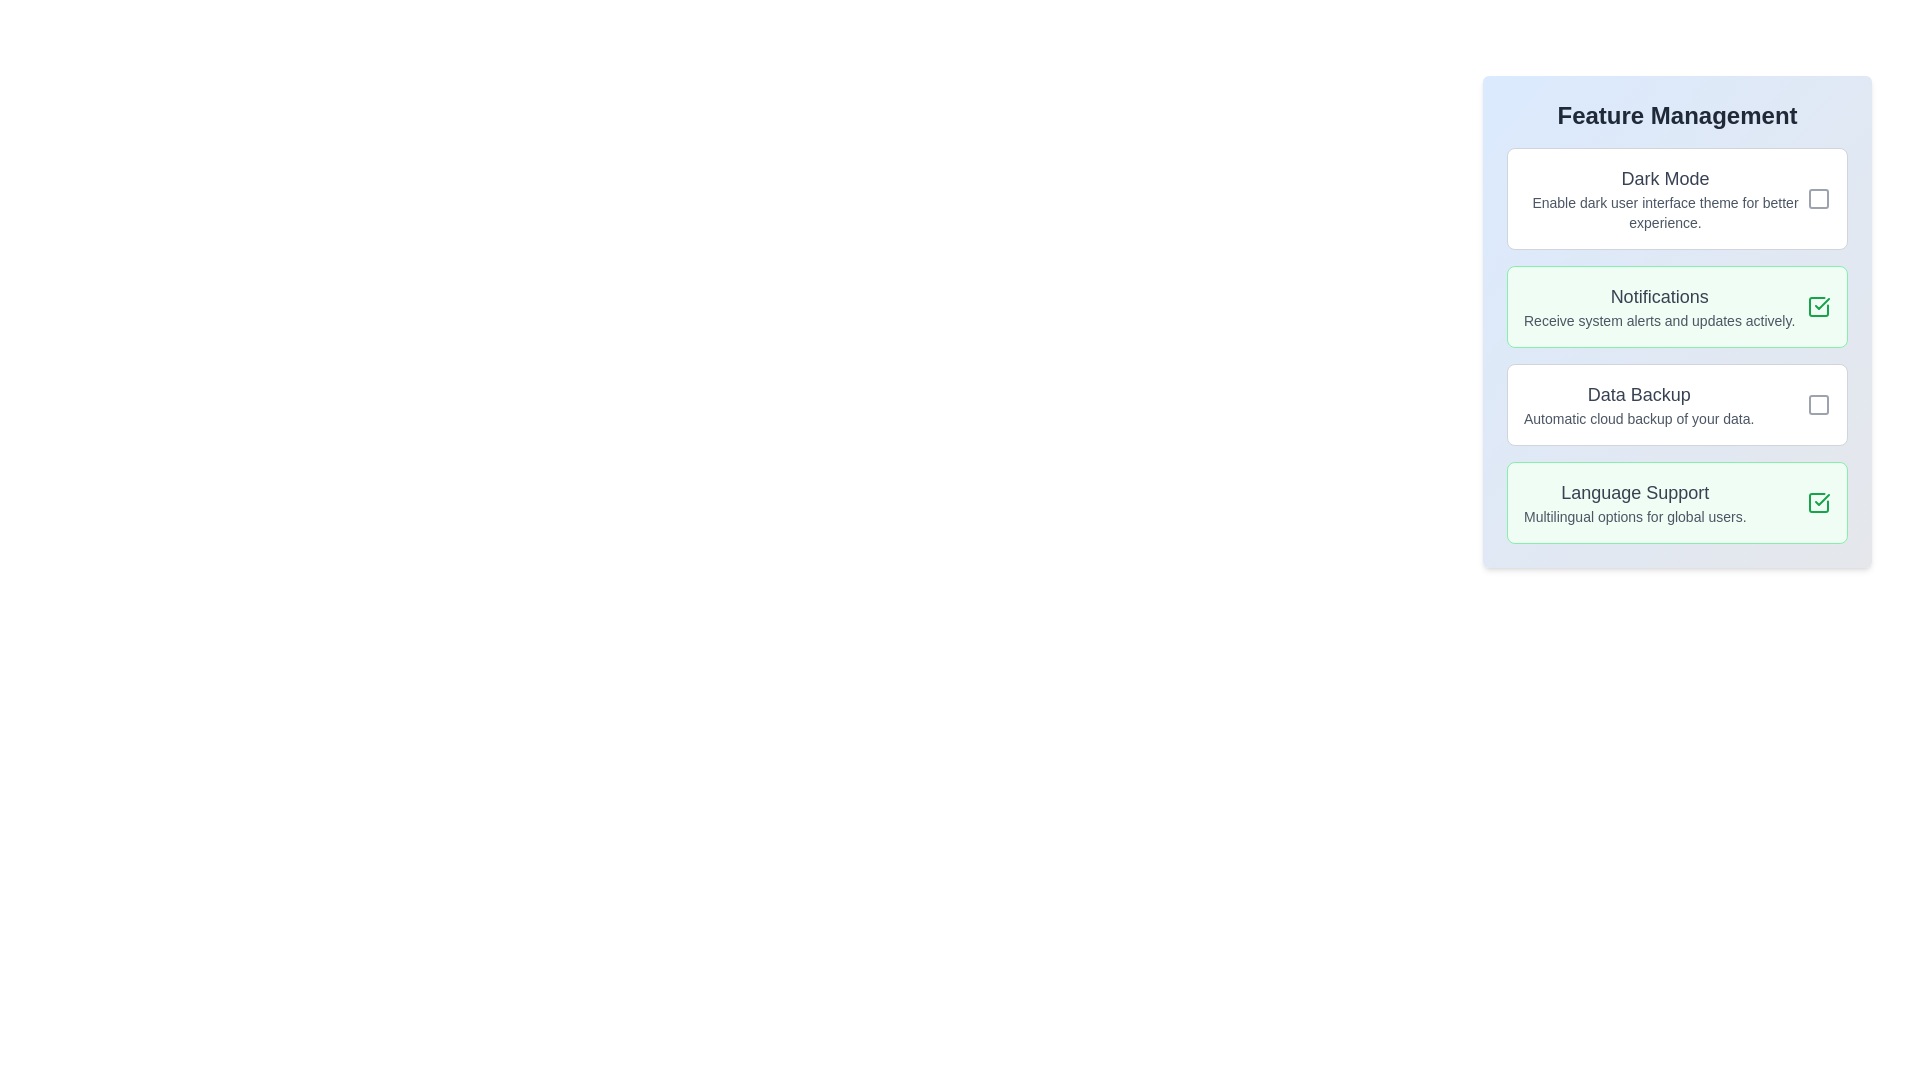 The height and width of the screenshot is (1080, 1920). What do you see at coordinates (1677, 115) in the screenshot?
I see `the title 'Feature Management' to check for hidden interactions` at bounding box center [1677, 115].